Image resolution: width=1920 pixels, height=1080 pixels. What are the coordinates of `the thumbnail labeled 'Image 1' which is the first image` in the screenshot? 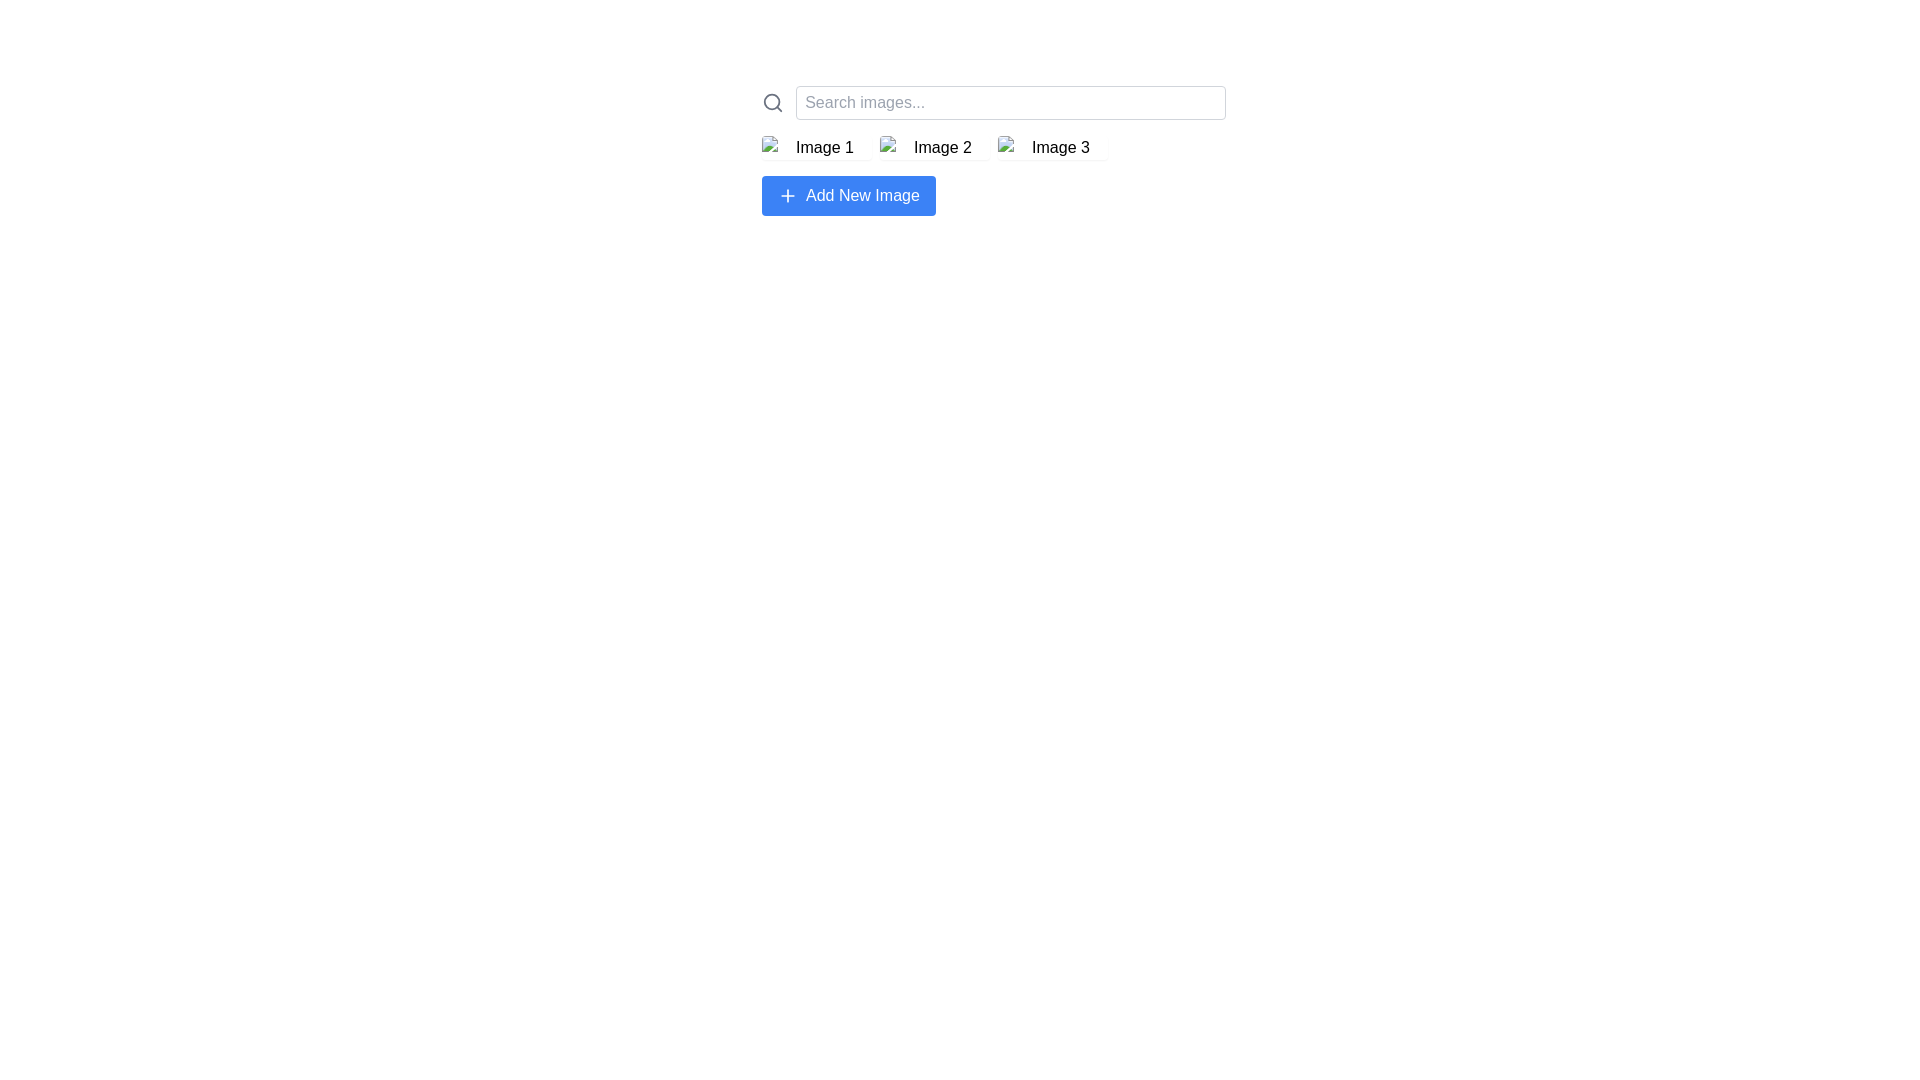 It's located at (816, 146).